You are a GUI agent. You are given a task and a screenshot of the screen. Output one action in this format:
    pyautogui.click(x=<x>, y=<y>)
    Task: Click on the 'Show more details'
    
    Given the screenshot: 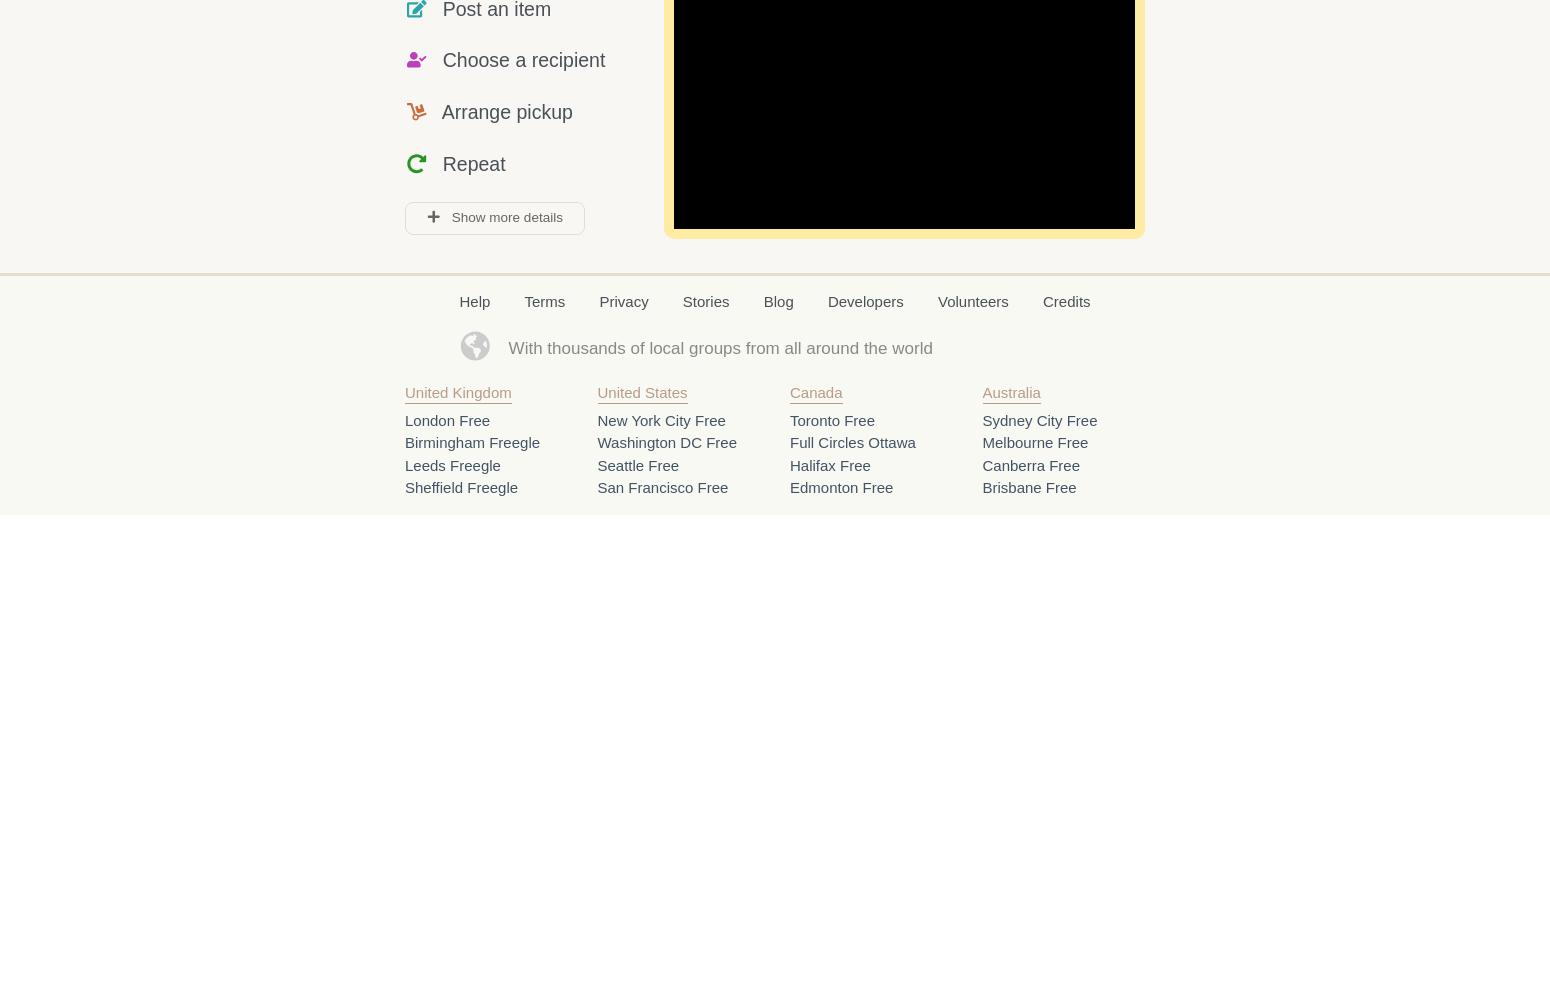 What is the action you would take?
    pyautogui.click(x=499, y=216)
    